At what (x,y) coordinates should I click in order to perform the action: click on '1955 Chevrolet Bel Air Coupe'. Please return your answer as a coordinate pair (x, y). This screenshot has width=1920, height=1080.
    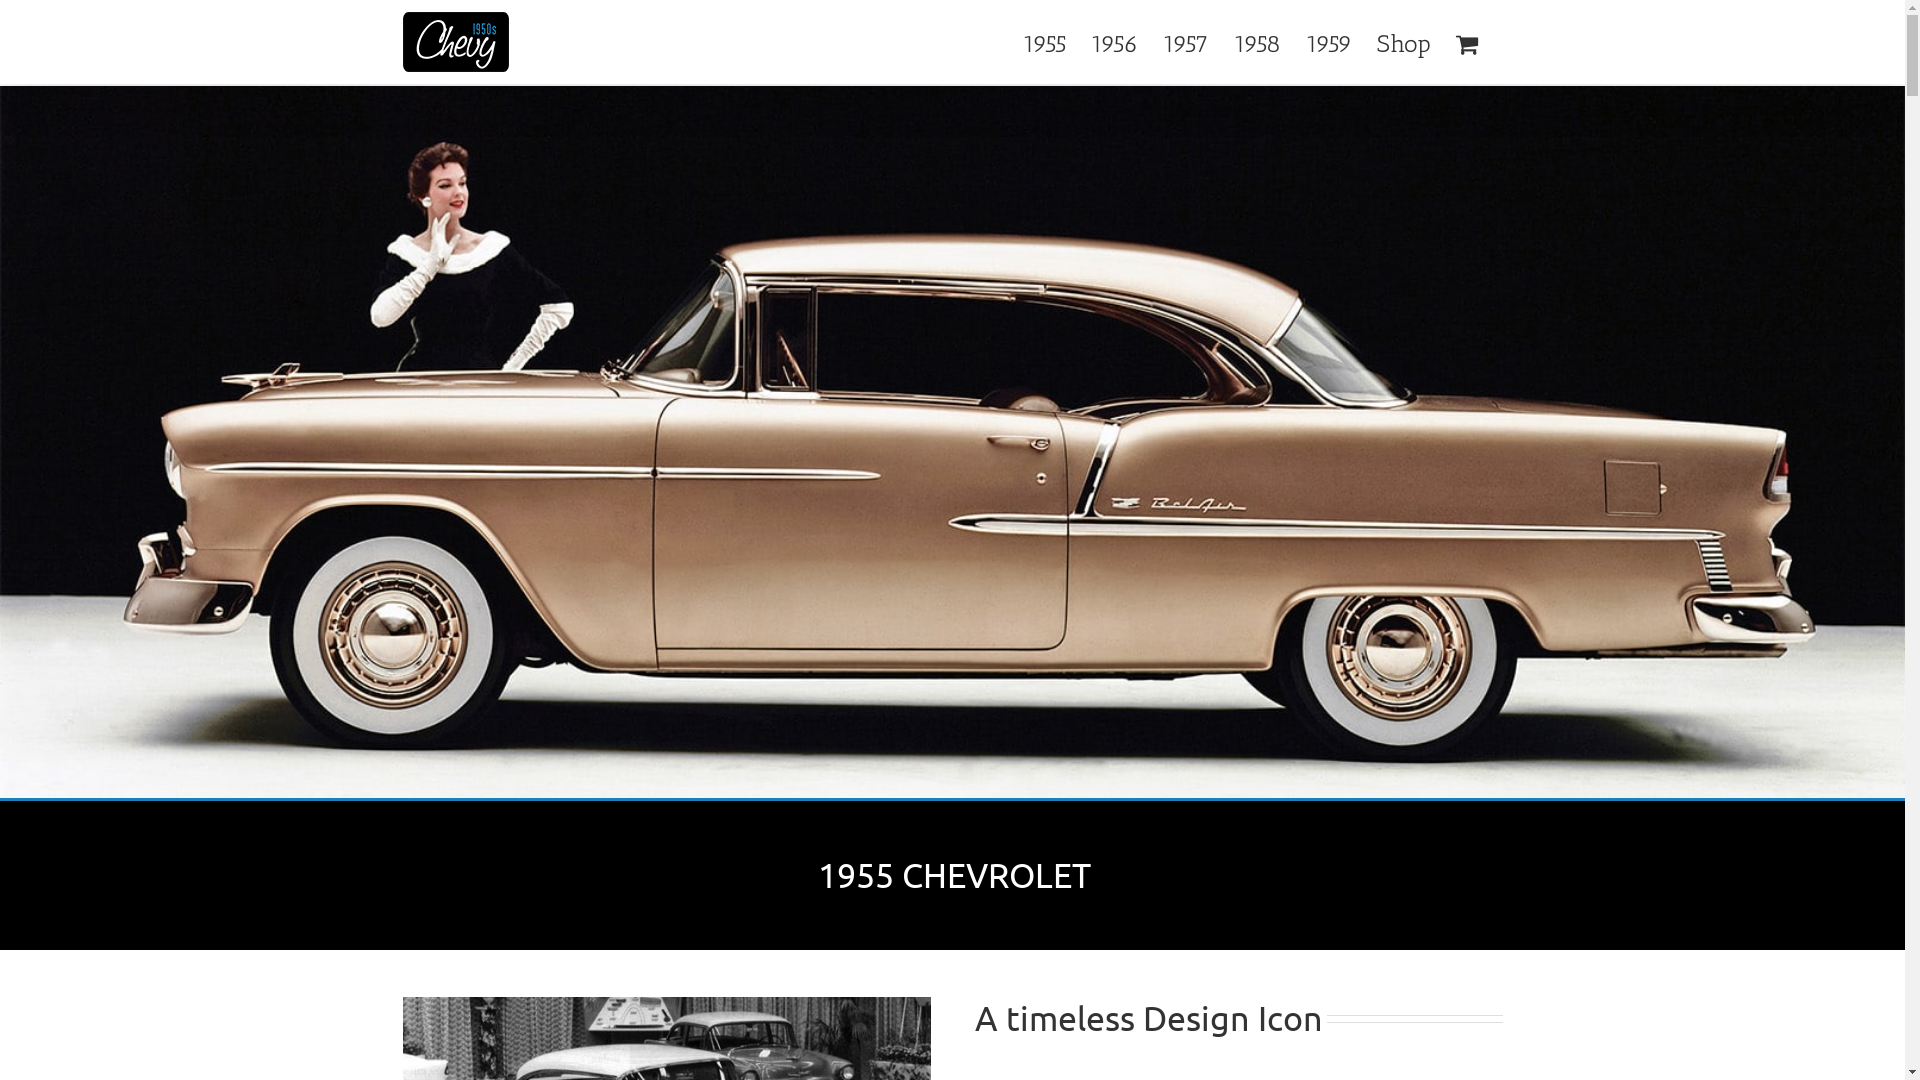
    Looking at the image, I should click on (951, 442).